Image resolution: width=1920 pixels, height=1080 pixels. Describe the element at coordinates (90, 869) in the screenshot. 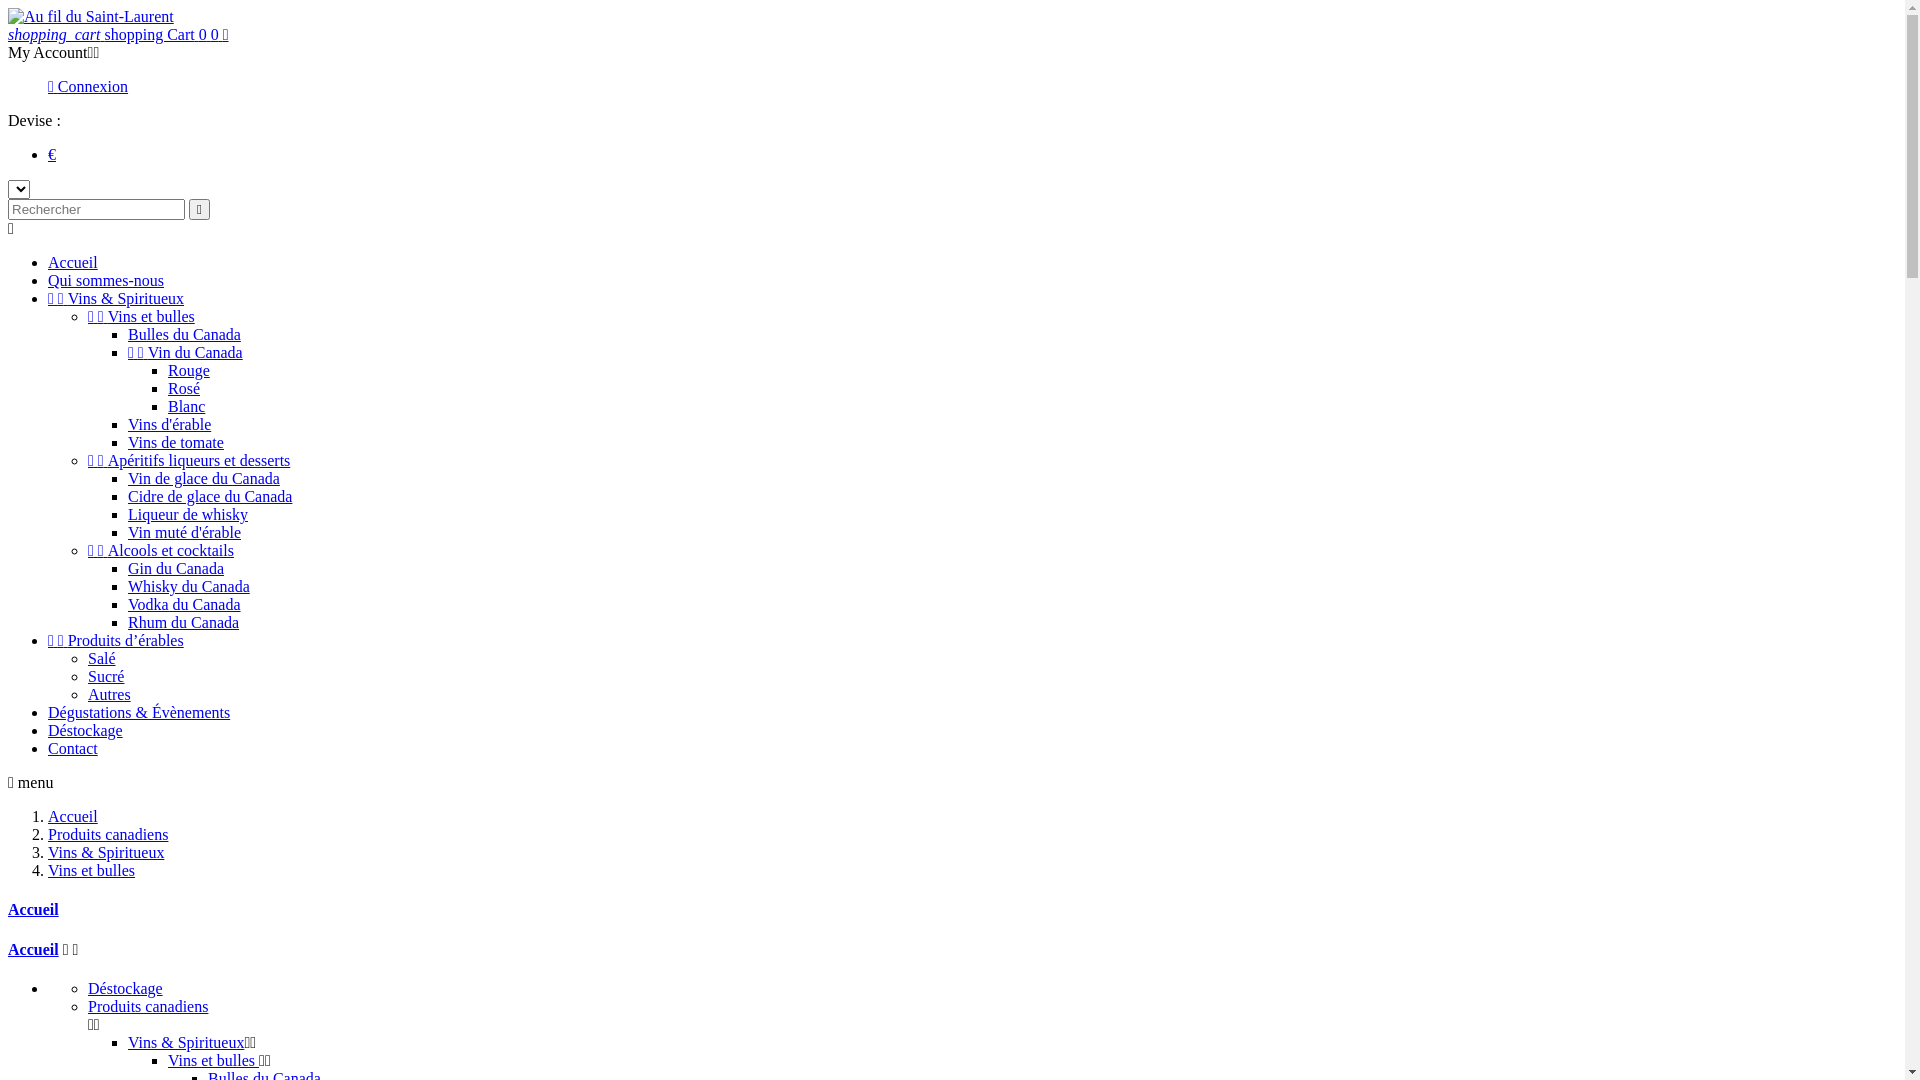

I see `'Vins et bulles'` at that location.